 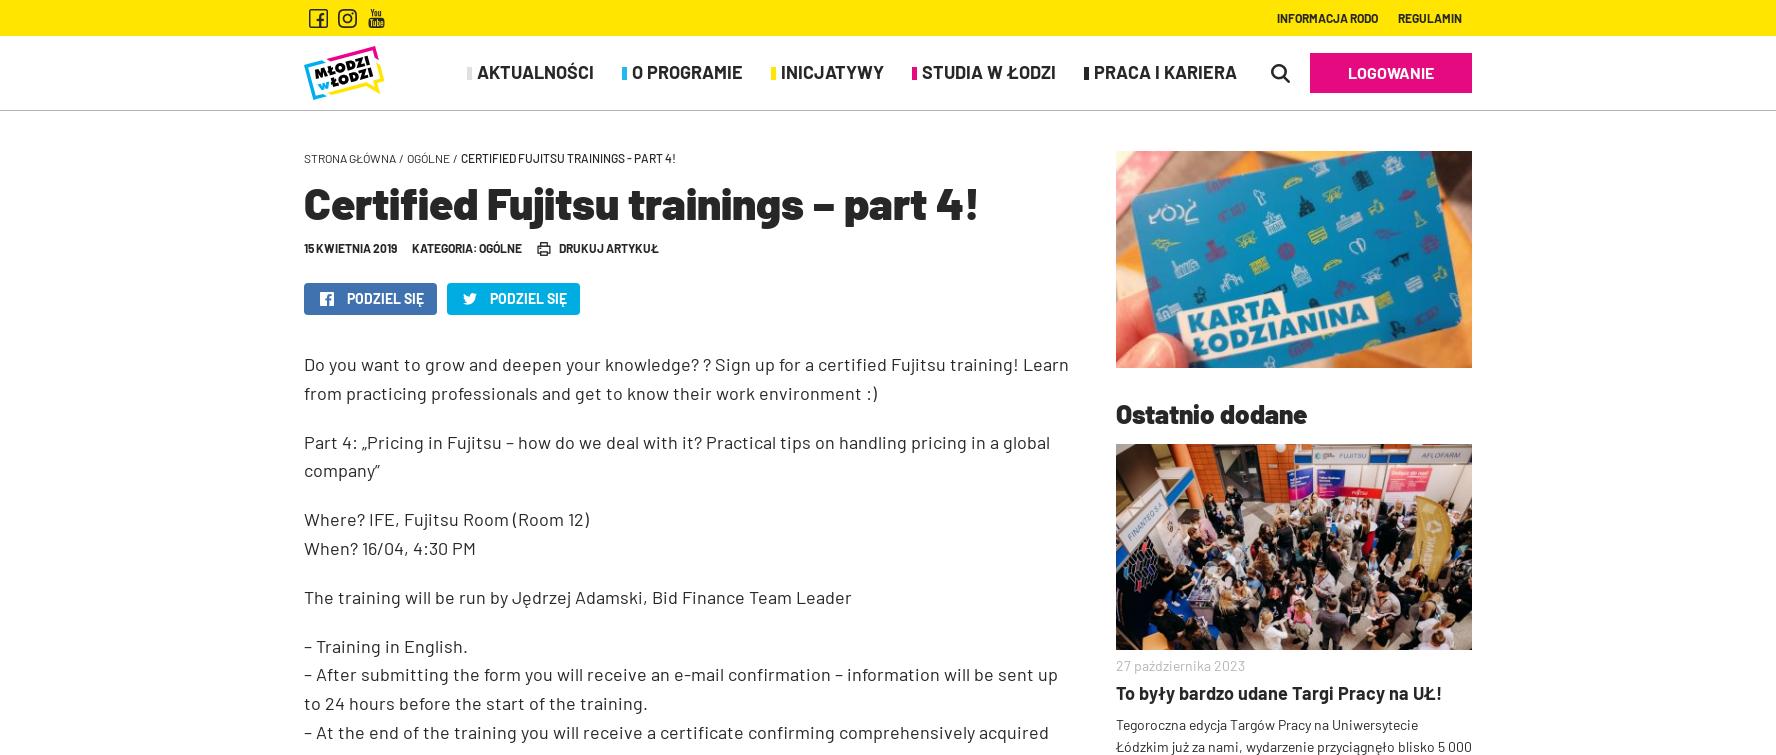 I want to click on 'Certified Fujitsu trainings – part 4!', so click(x=641, y=201).